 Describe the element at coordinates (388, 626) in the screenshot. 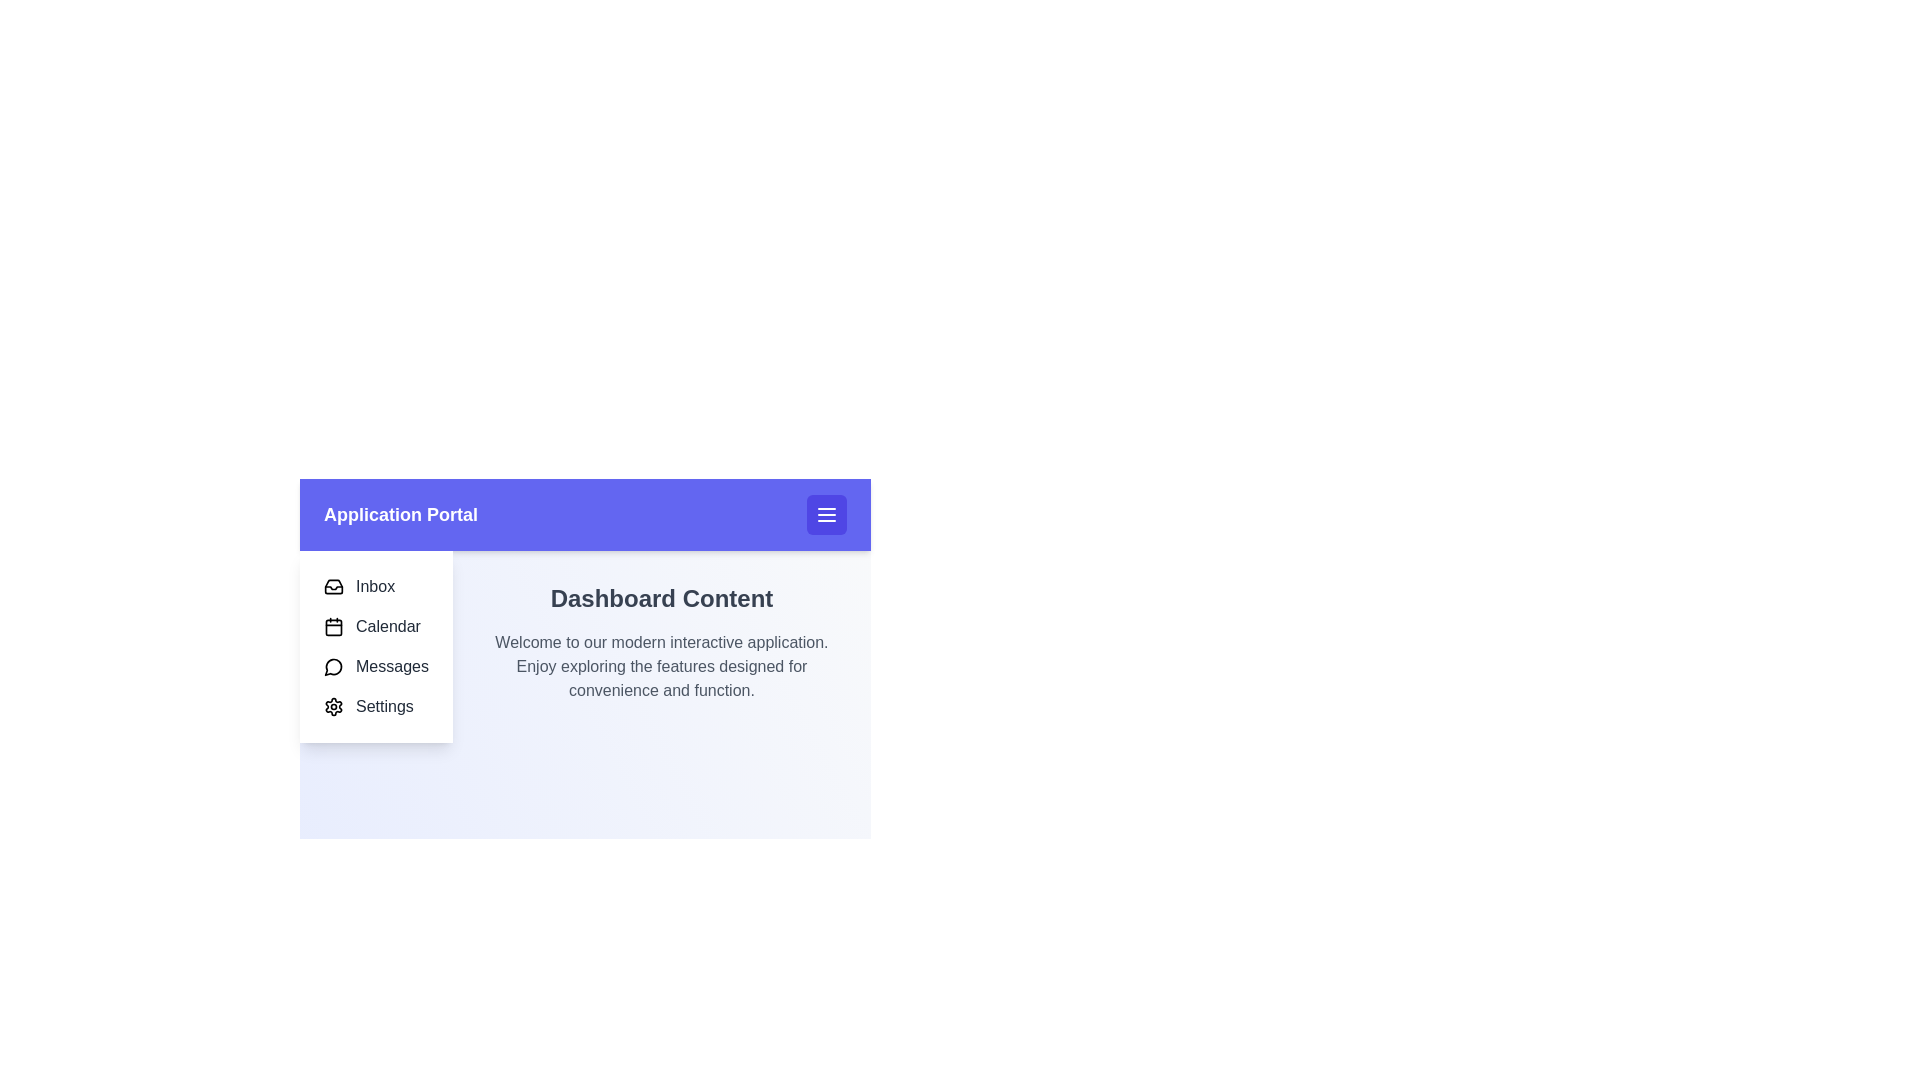

I see `the 'Calendar' text label, which is the second item in the vertical navigation panel, located under 'Inbox' and above 'Messages'` at that location.